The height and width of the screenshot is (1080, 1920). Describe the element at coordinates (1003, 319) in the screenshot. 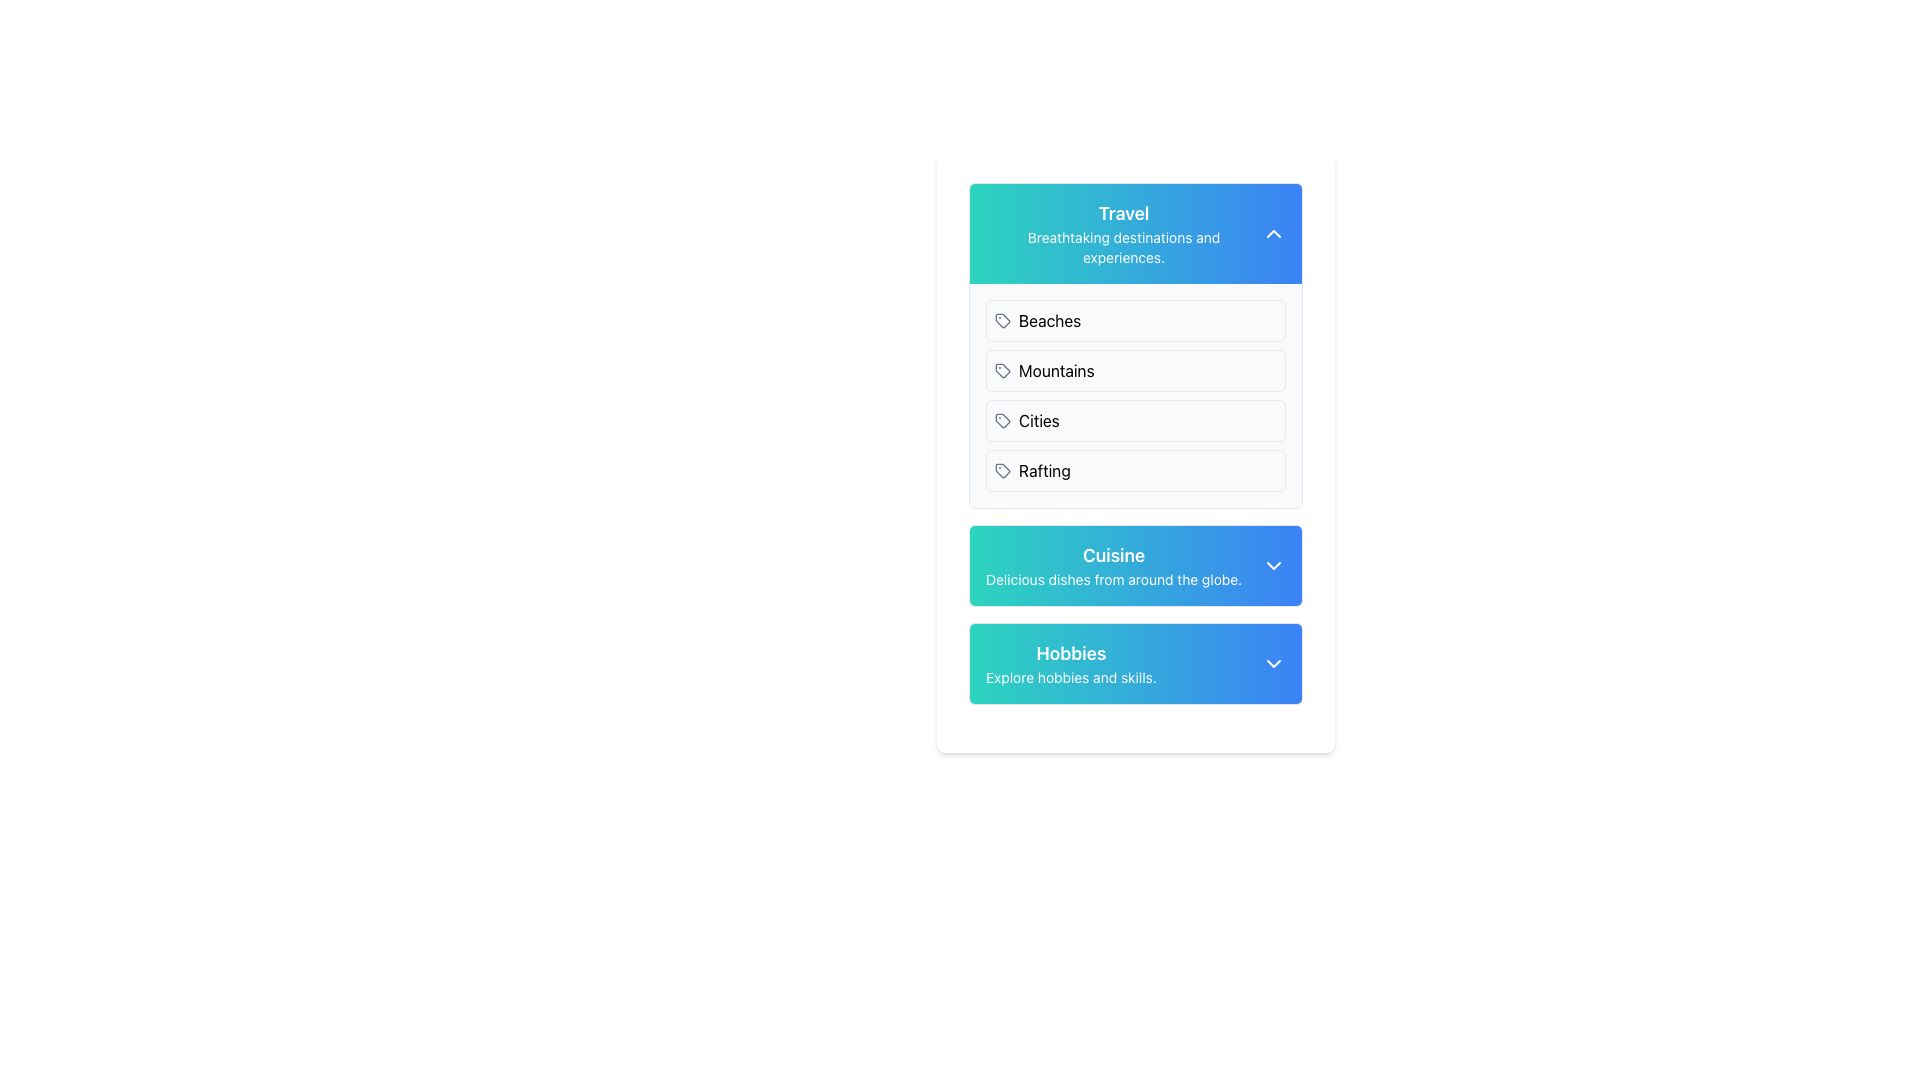

I see `the tag icon located at the top left of the 'Beaches' list item in the 'Travel' category` at that location.